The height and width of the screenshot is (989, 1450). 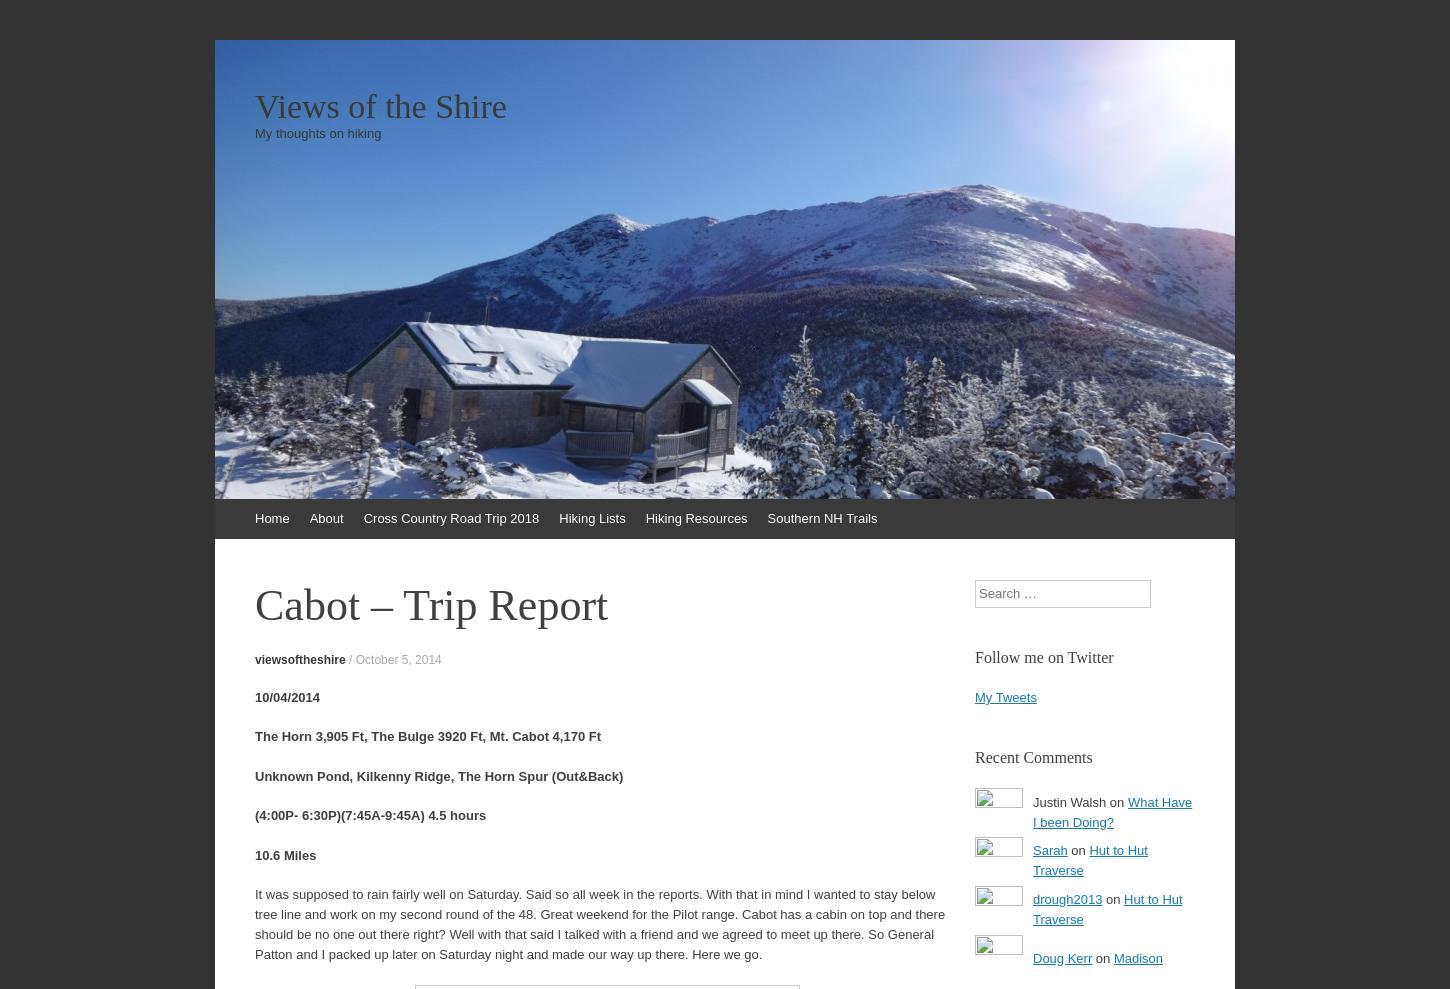 I want to click on 'Recent Comments', so click(x=1033, y=757).